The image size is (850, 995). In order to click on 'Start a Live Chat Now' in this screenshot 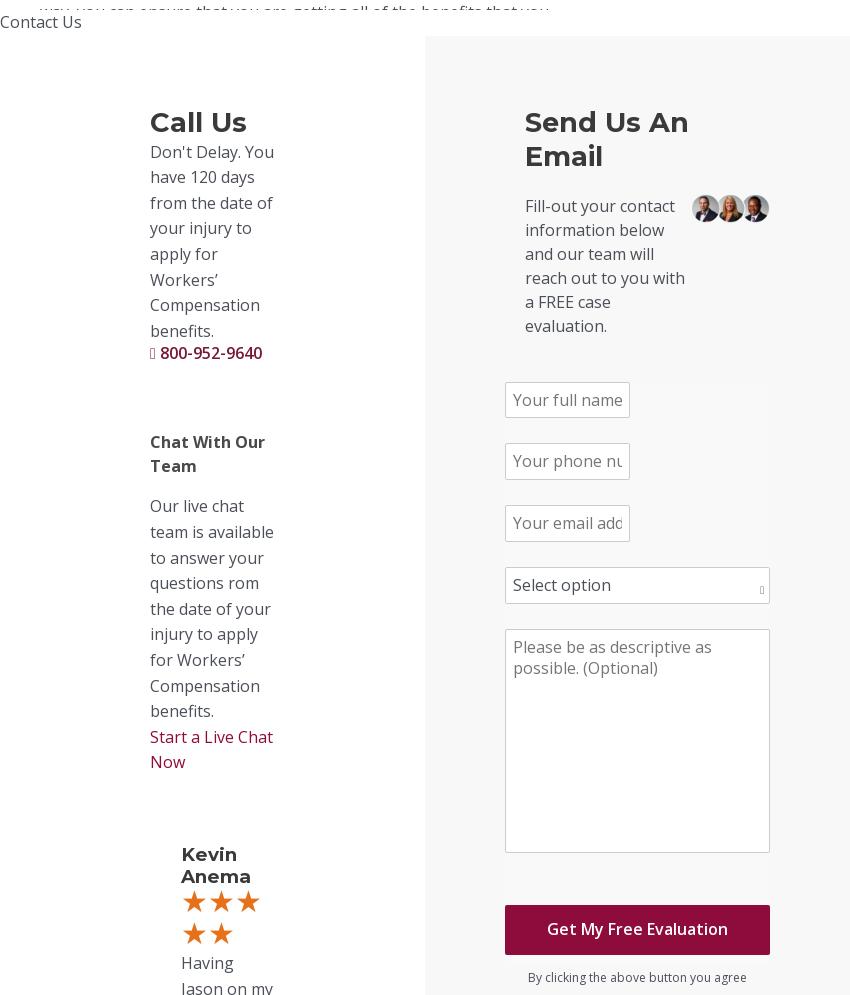, I will do `click(210, 748)`.